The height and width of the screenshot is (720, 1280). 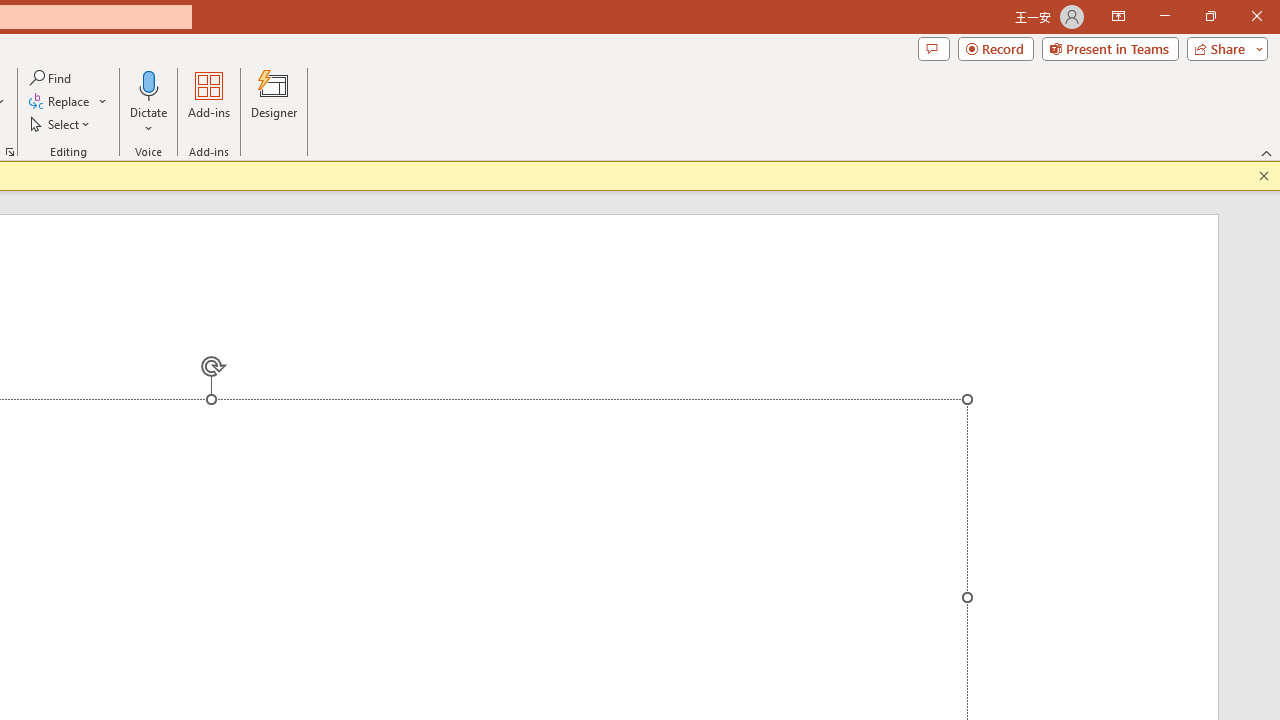 What do you see at coordinates (148, 103) in the screenshot?
I see `'Dictate'` at bounding box center [148, 103].